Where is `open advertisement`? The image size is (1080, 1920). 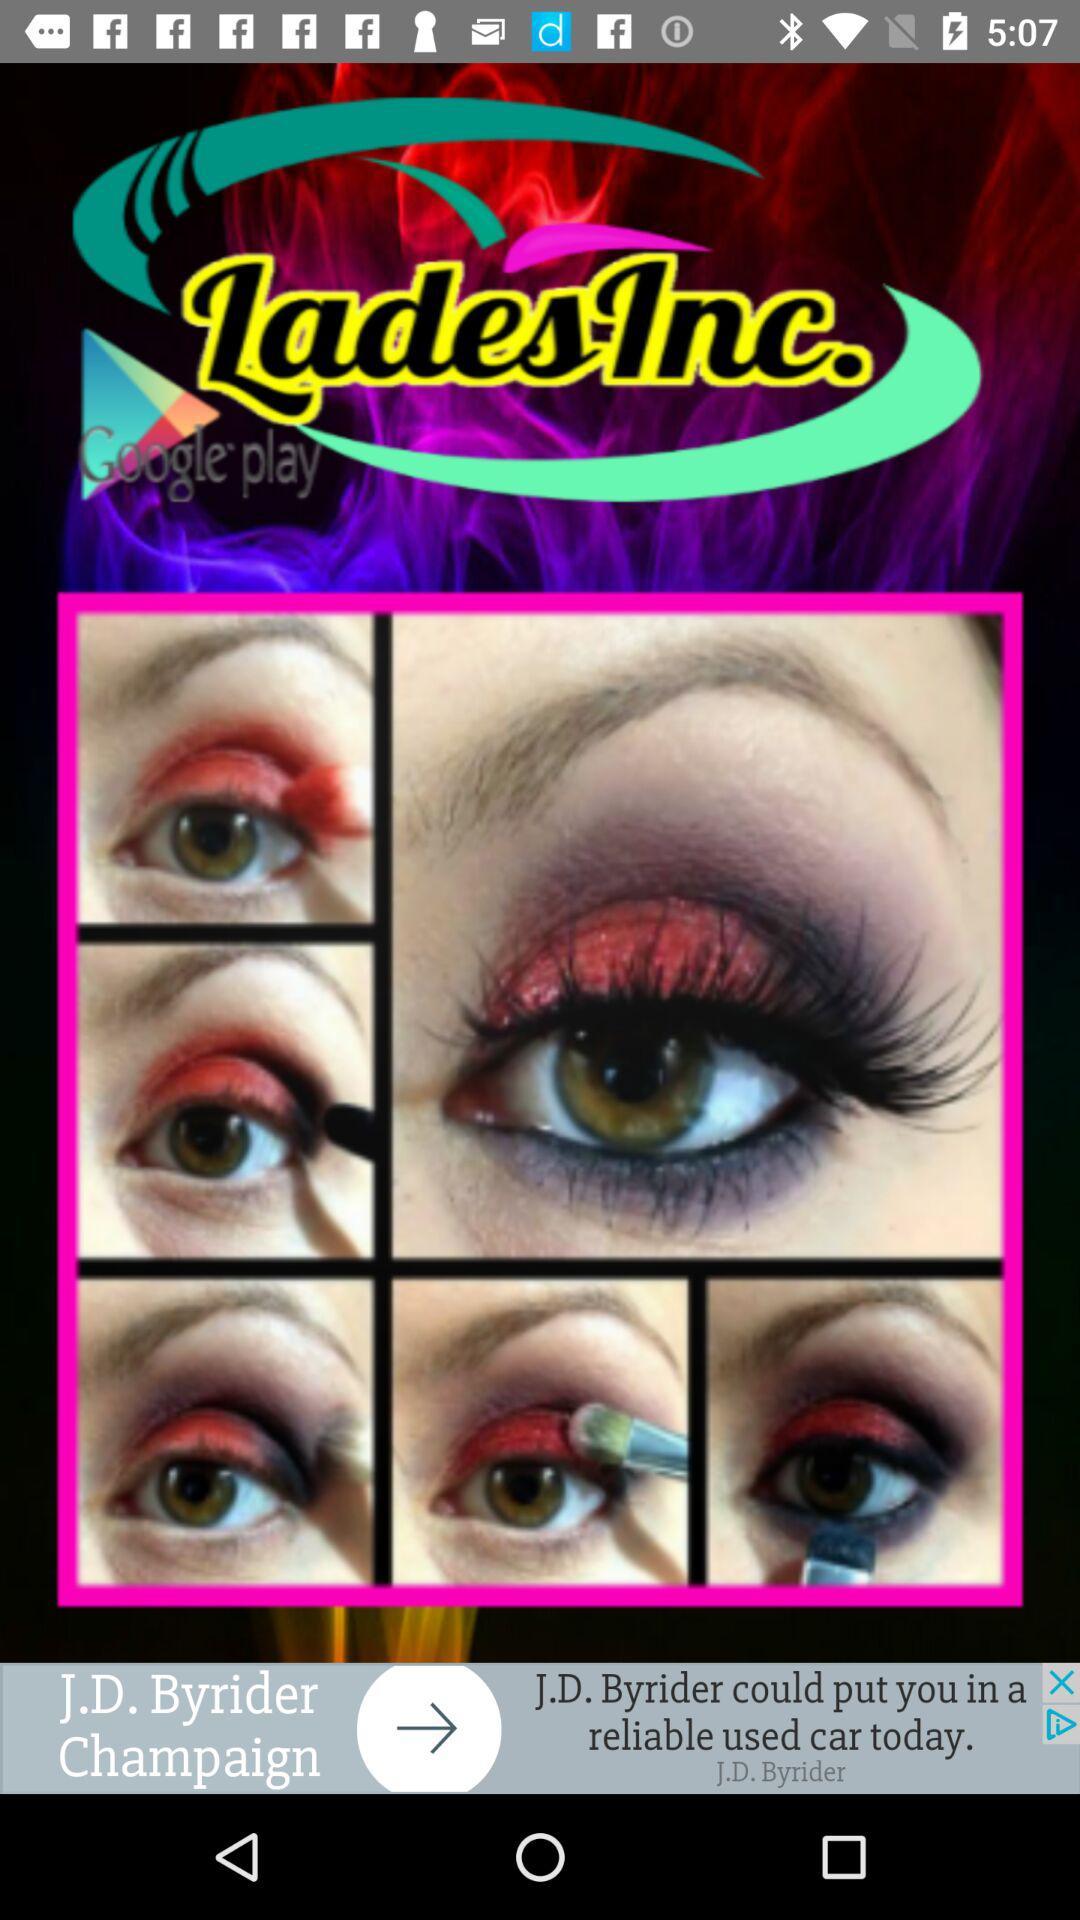 open advertisement is located at coordinates (540, 1727).